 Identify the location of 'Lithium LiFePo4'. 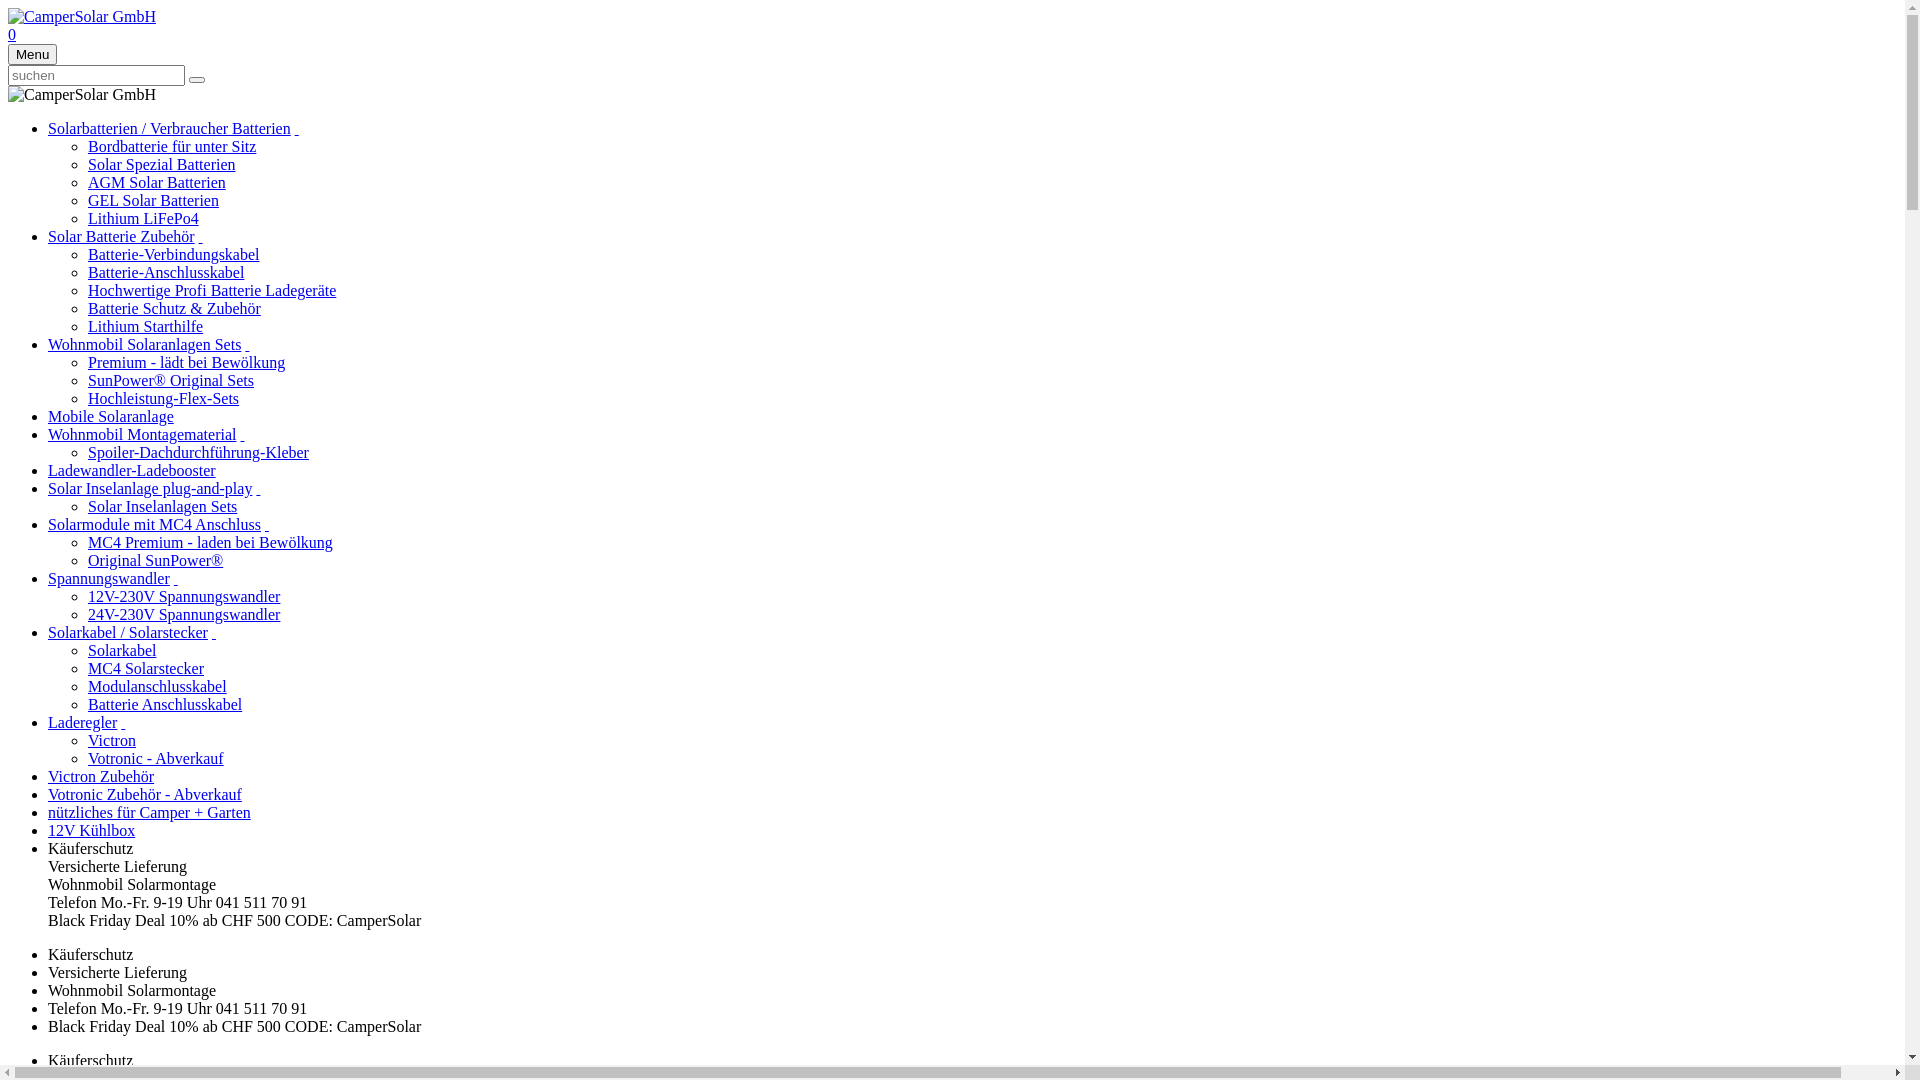
(142, 218).